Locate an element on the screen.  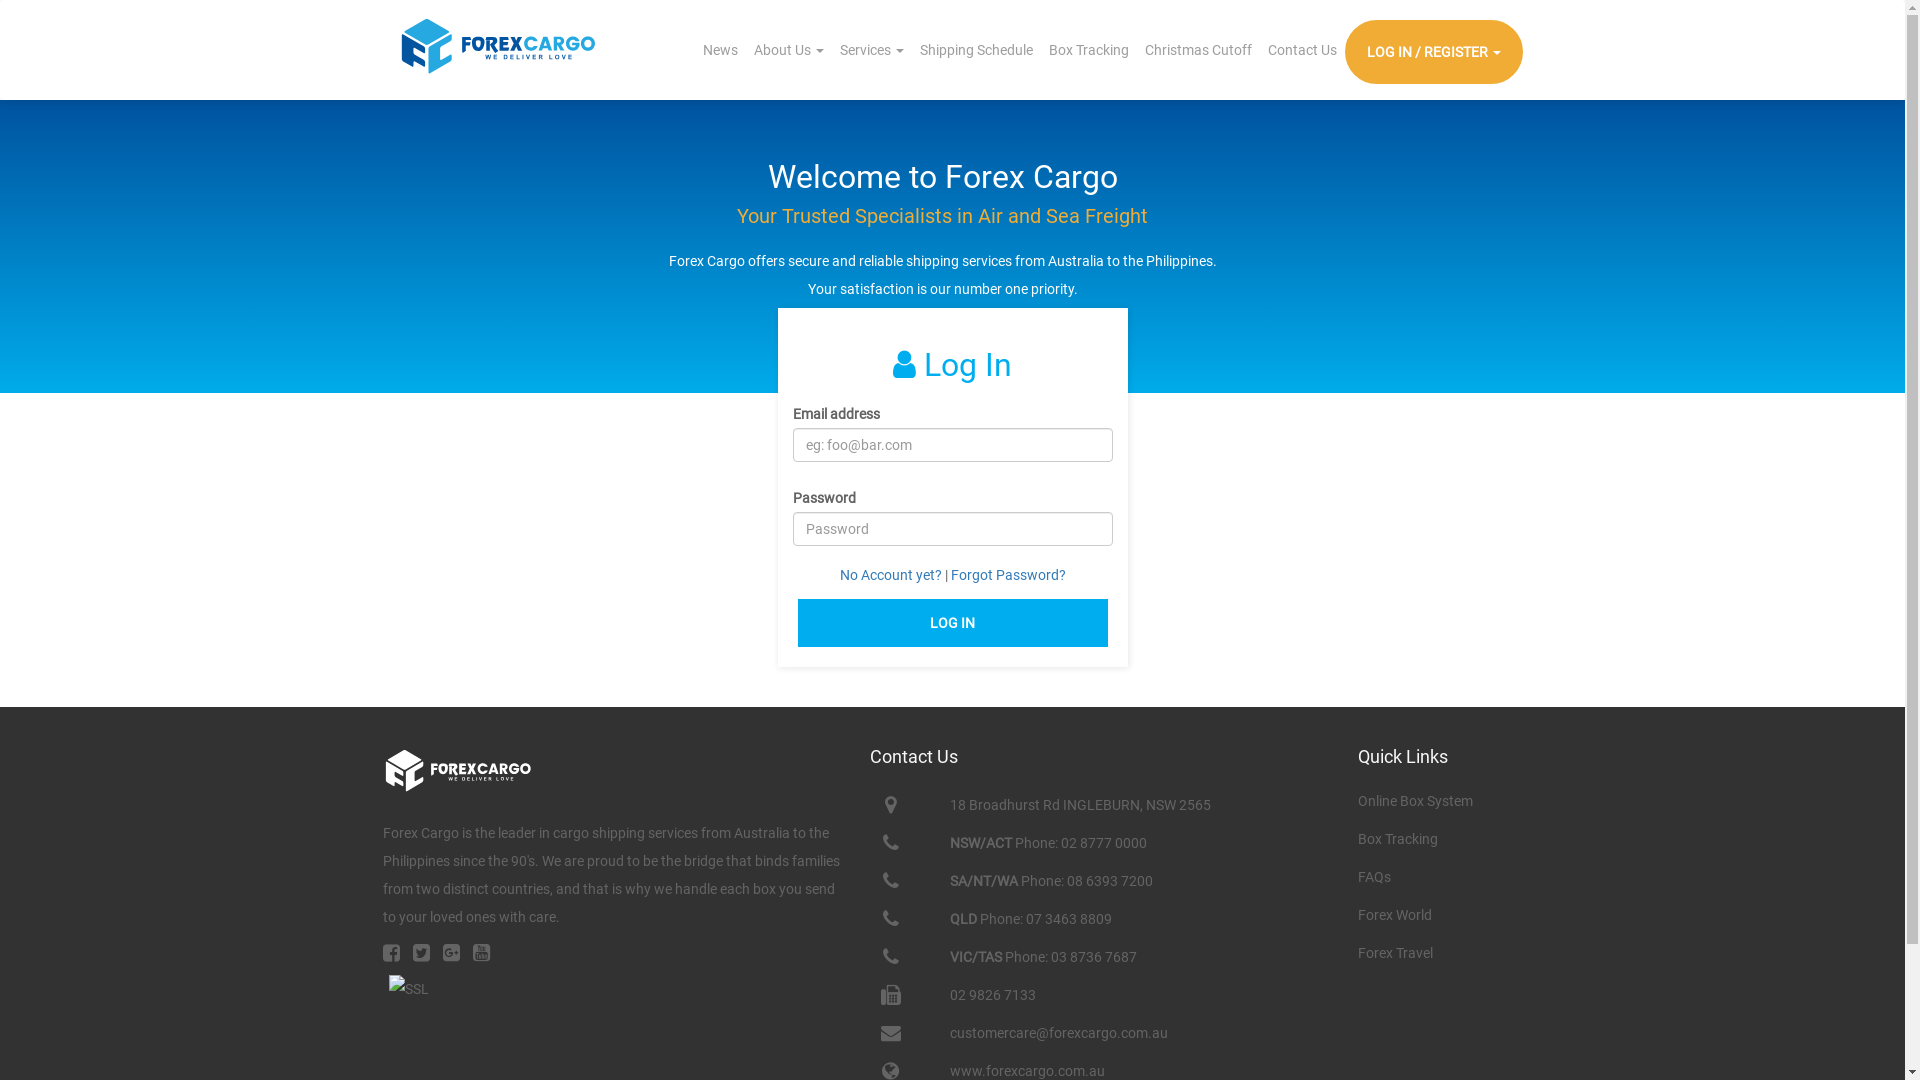
'www.forexcargo.com.au' is located at coordinates (1027, 1070).